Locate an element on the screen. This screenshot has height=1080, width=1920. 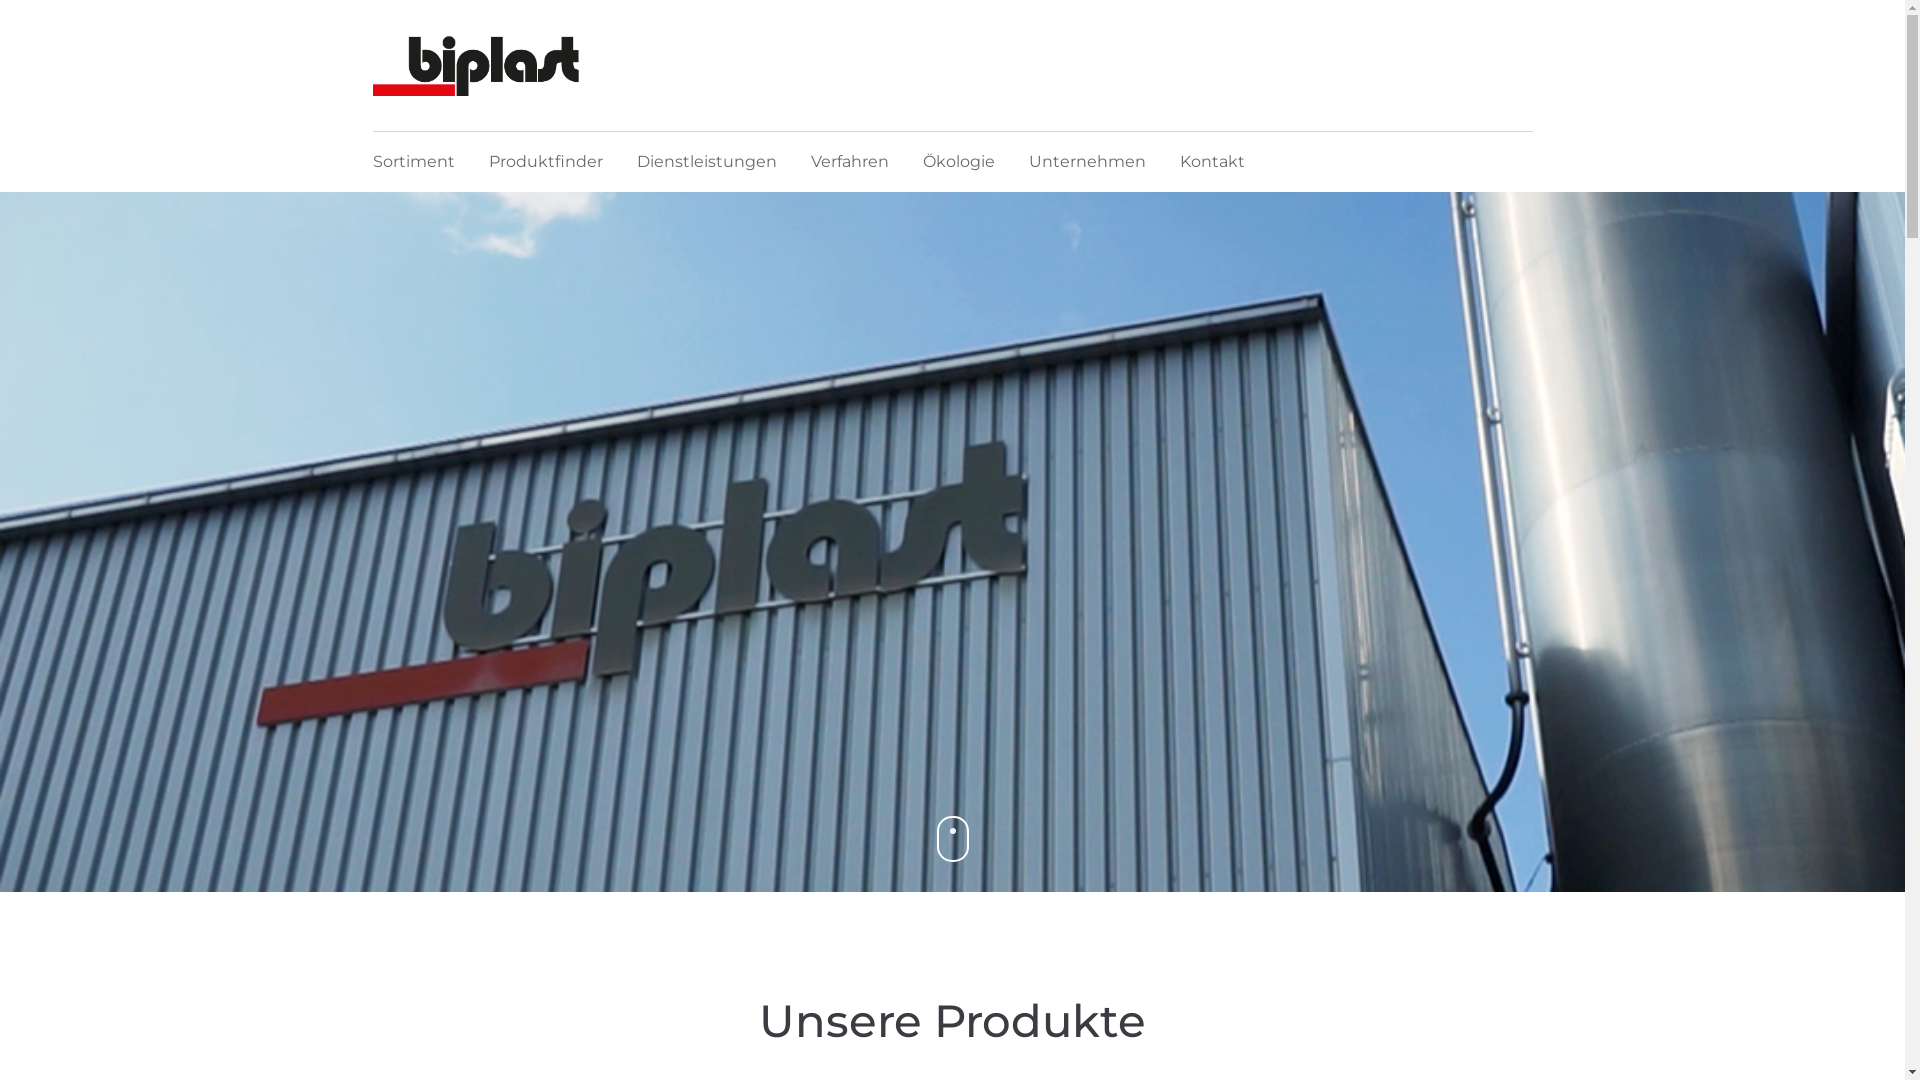
'Kontakt' is located at coordinates (1211, 161).